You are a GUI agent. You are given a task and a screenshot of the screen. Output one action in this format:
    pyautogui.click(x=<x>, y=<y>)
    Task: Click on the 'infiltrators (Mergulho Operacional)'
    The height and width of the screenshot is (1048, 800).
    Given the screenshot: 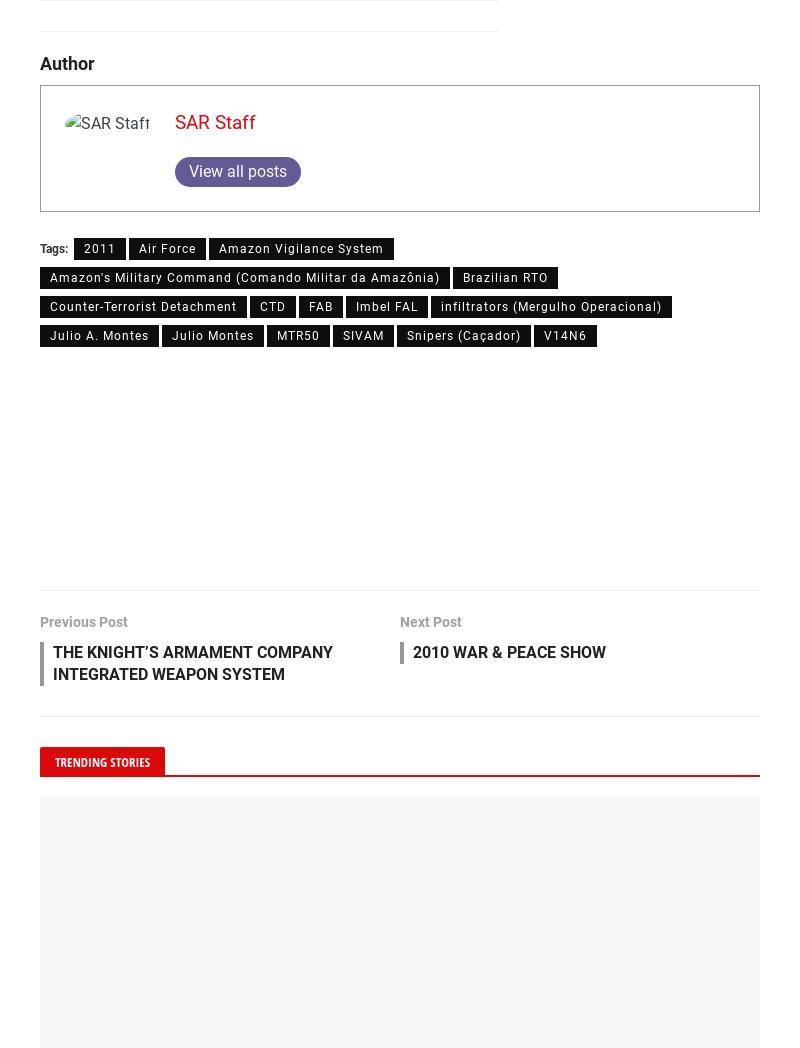 What is the action you would take?
    pyautogui.click(x=551, y=305)
    